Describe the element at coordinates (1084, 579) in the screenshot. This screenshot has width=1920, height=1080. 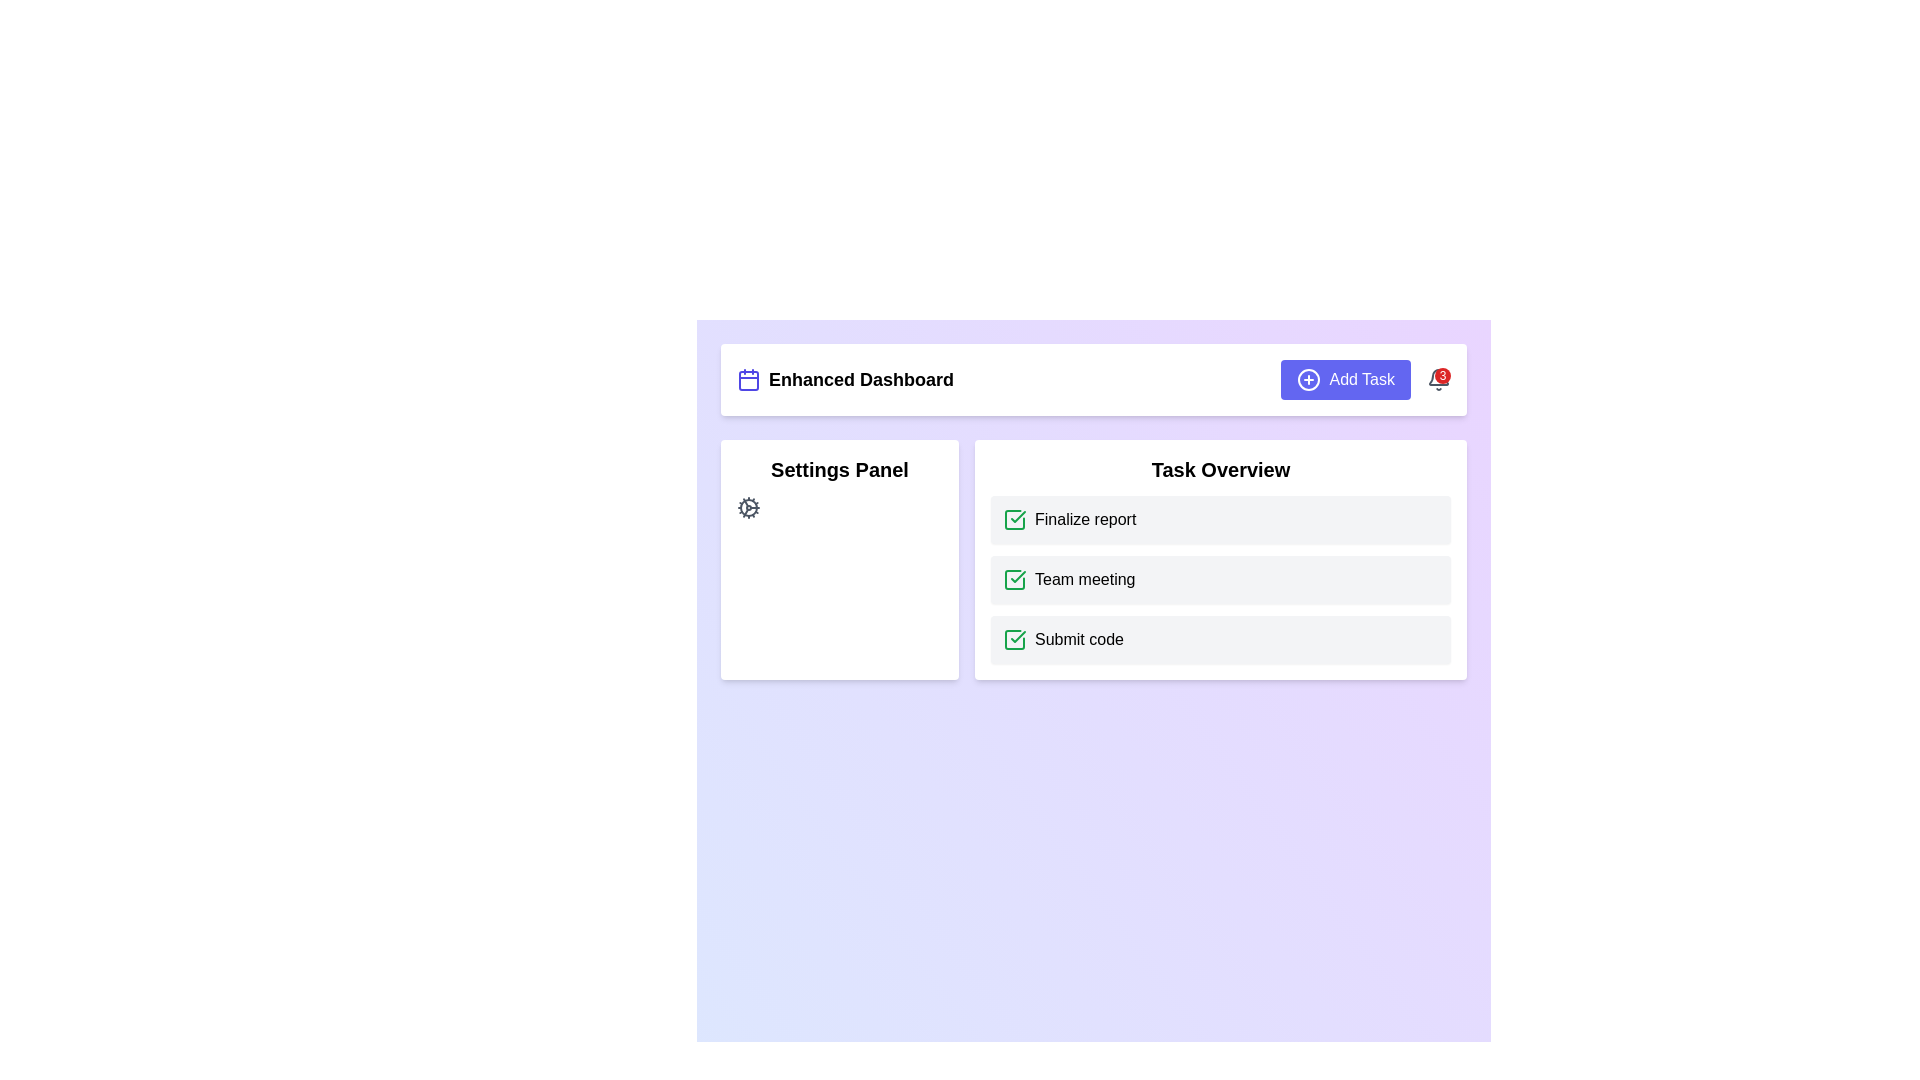
I see `the label indicating a scheduled team meeting, which is located in the second row of the task list within the 'Task Overview' section, following the 'Finalize report' entry and preceding the 'Submit code' entry` at that location.